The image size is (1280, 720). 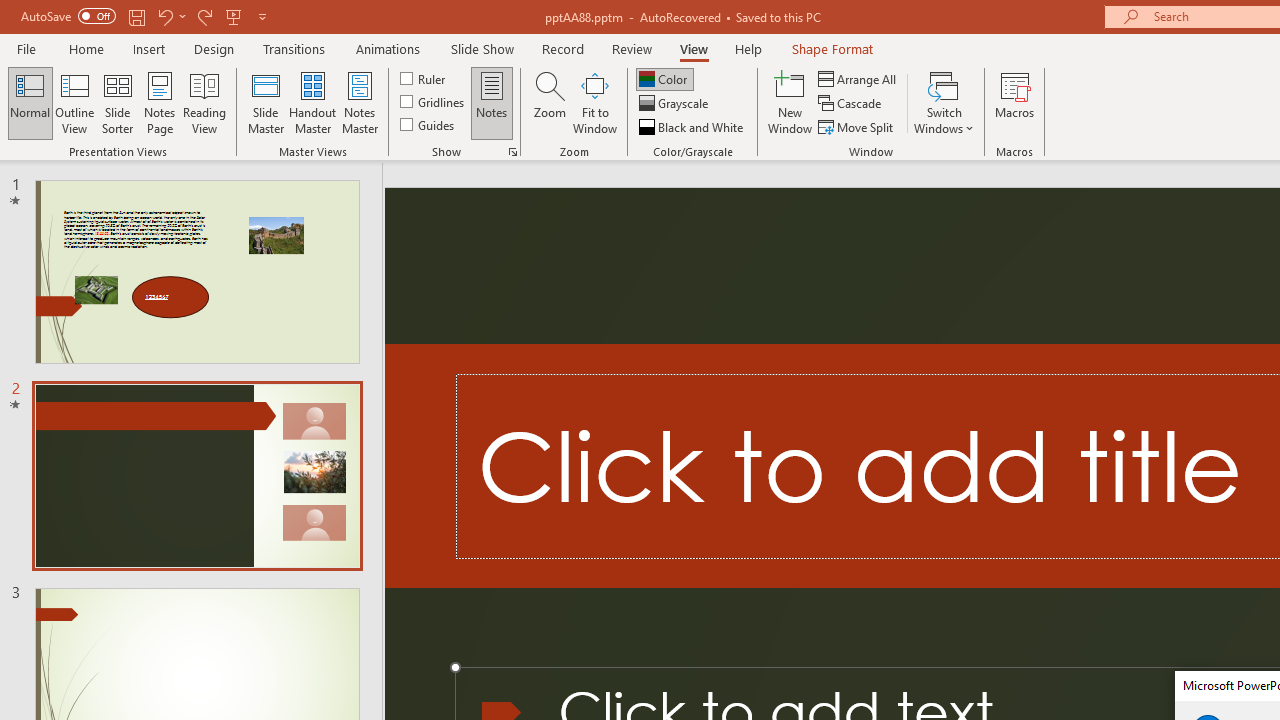 I want to click on 'Black and White', so click(x=693, y=127).